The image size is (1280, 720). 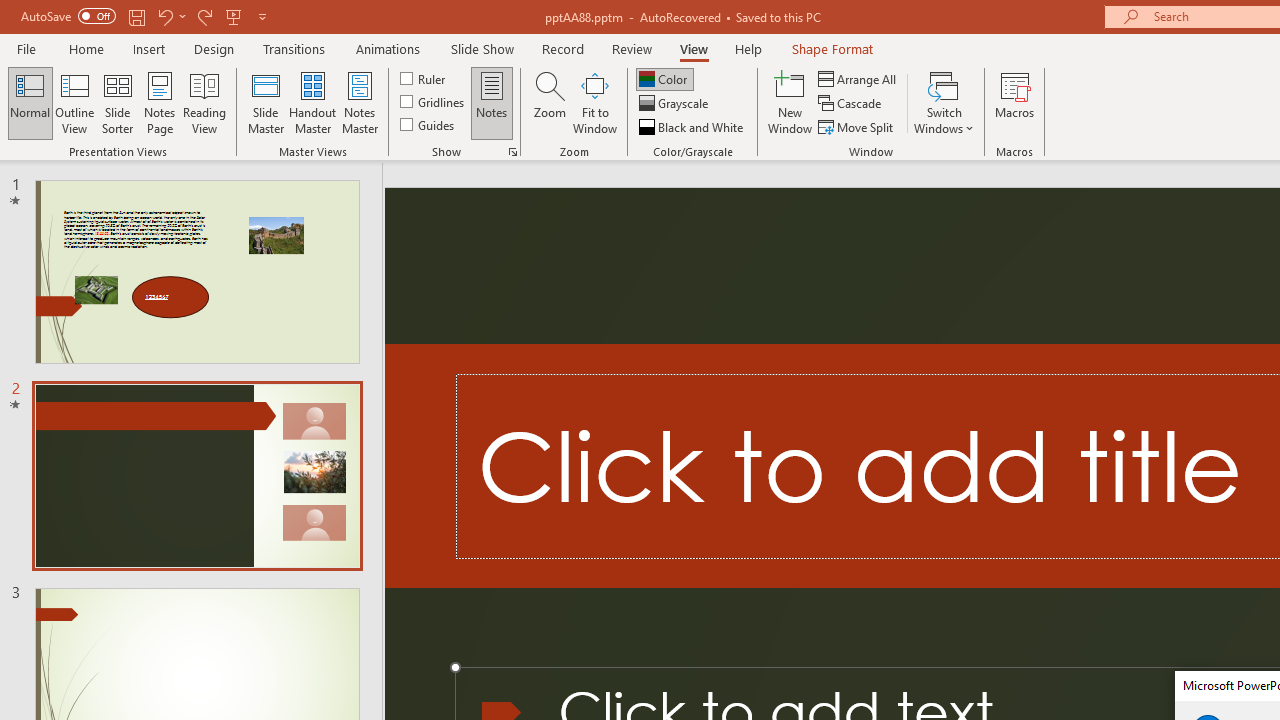 I want to click on 'Black and White', so click(x=693, y=127).